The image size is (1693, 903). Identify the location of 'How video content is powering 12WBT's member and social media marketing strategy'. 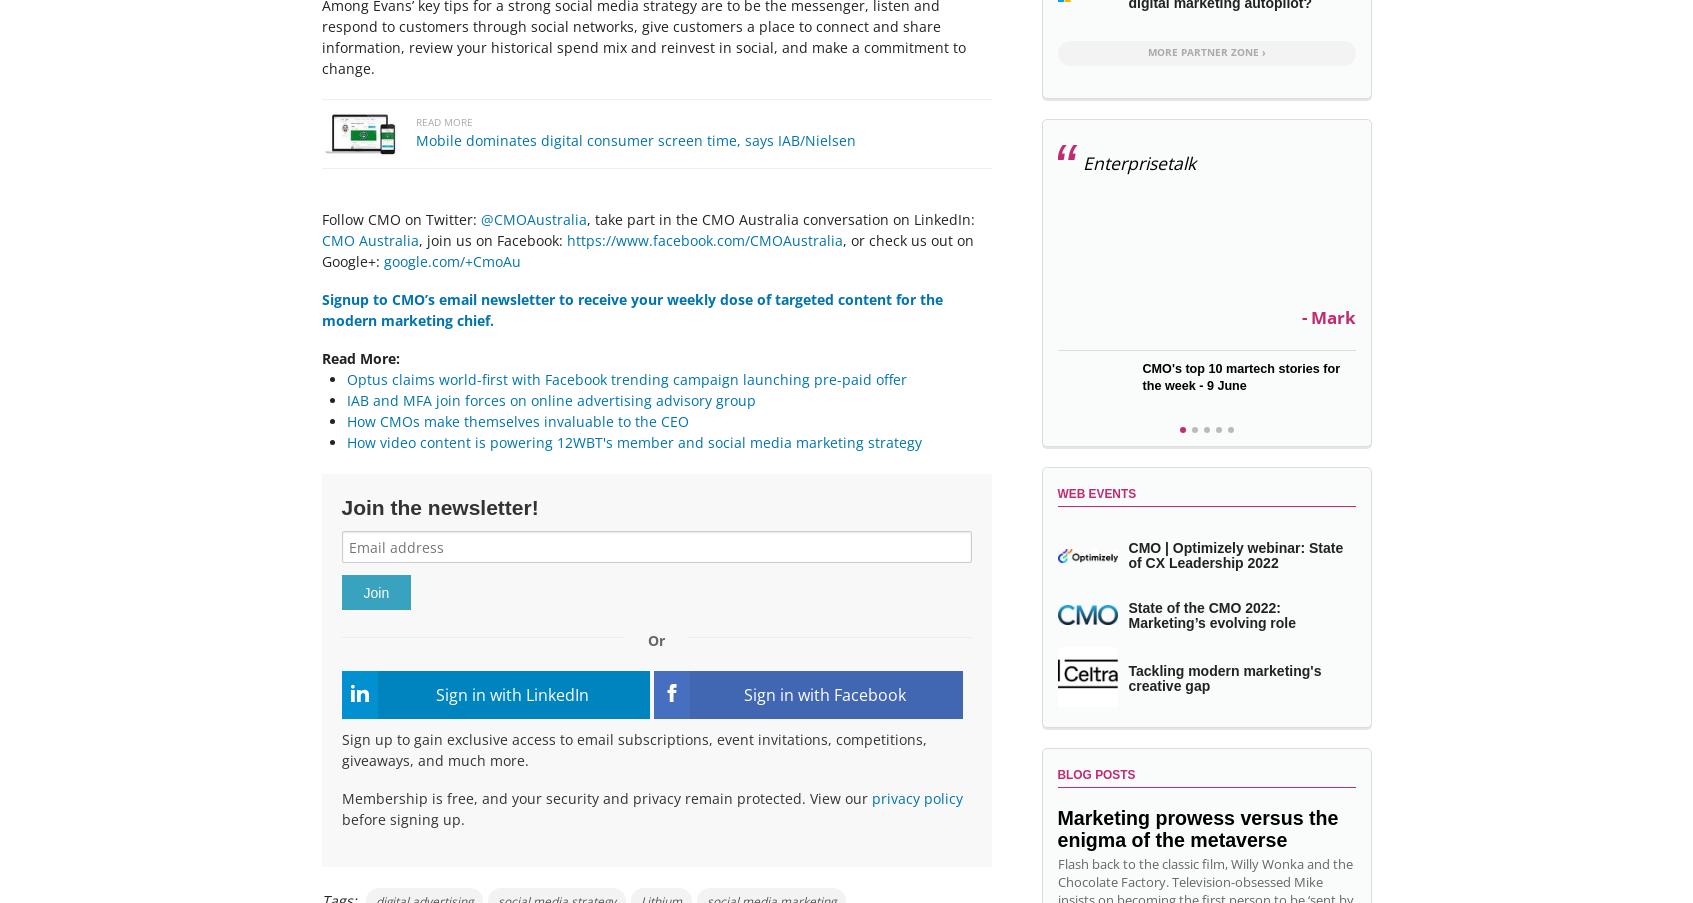
(633, 440).